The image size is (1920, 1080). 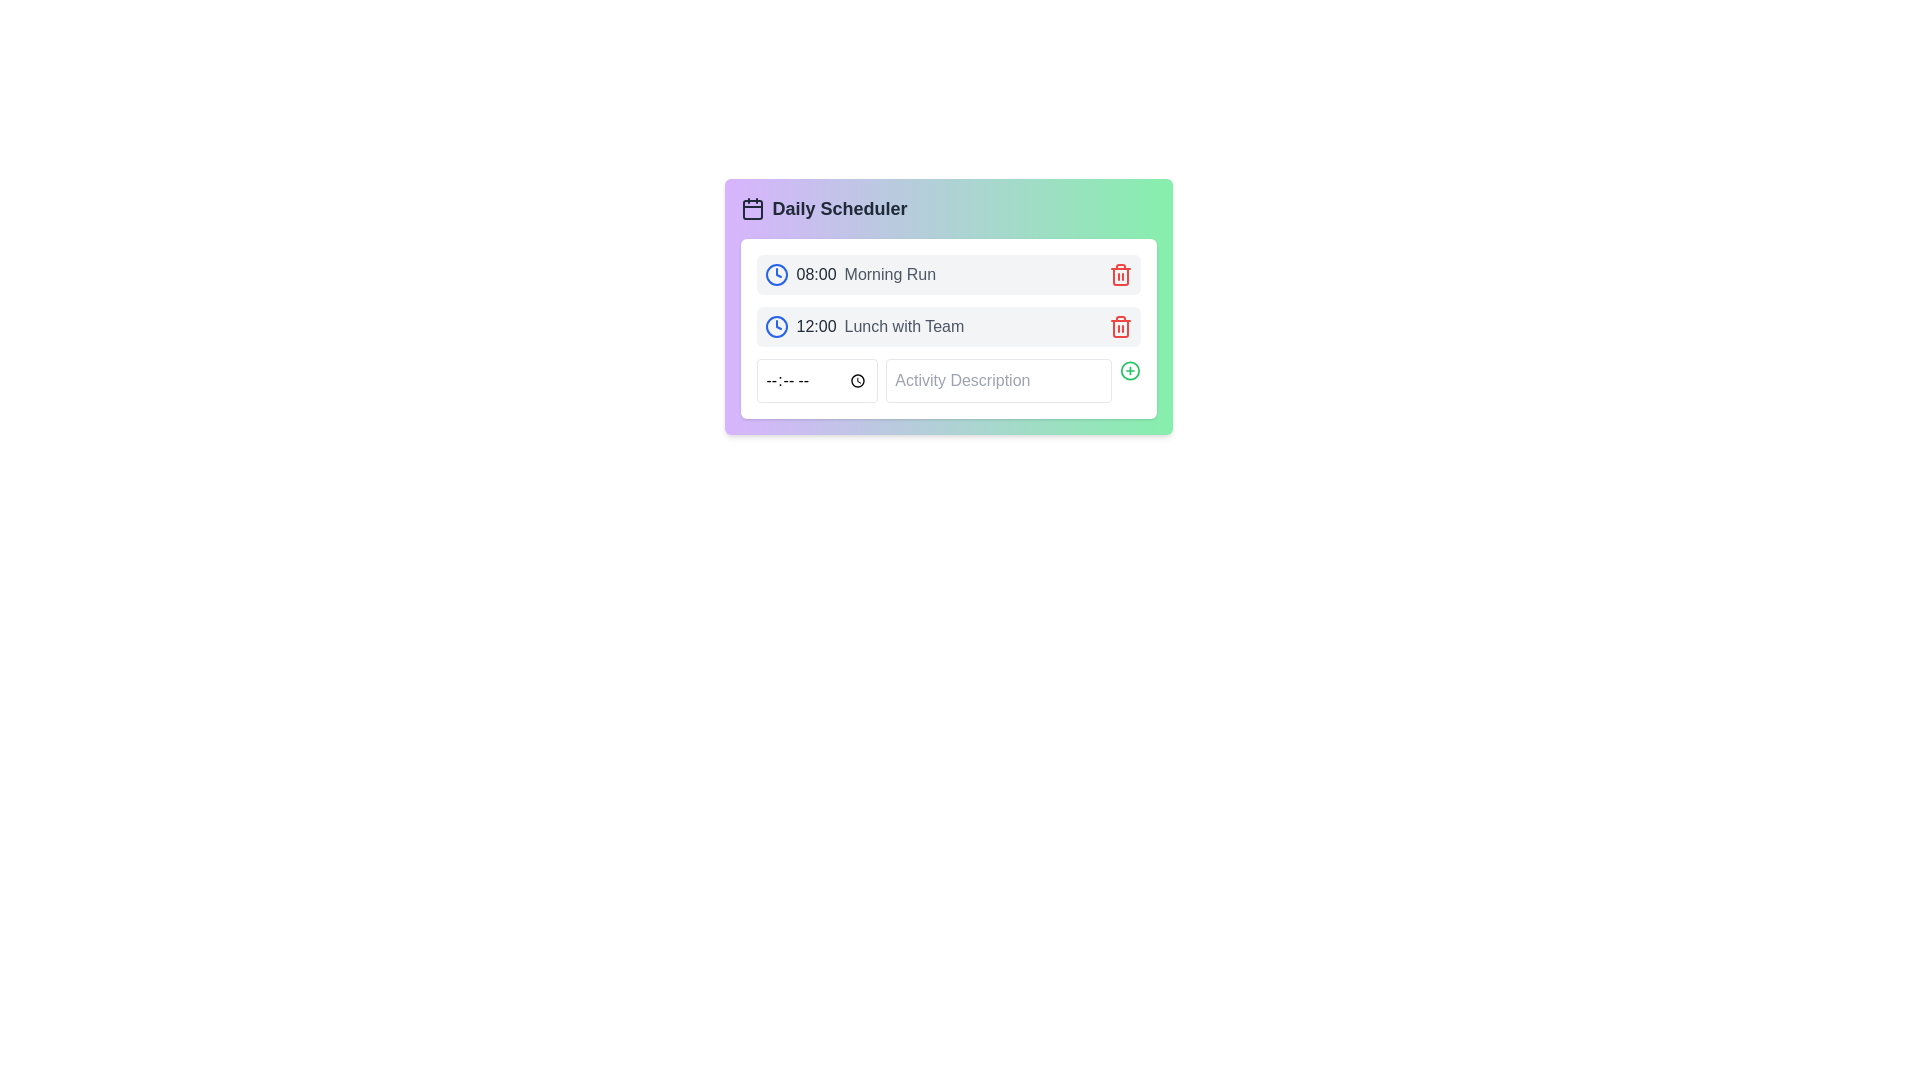 What do you see at coordinates (775, 326) in the screenshot?
I see `the blue-stroked circular SVG element located in the center of the clock icon, which is to the left of the '08:00 Morning Run' and '12:00 Lunch with Team' labels in the daily scheduler` at bounding box center [775, 326].